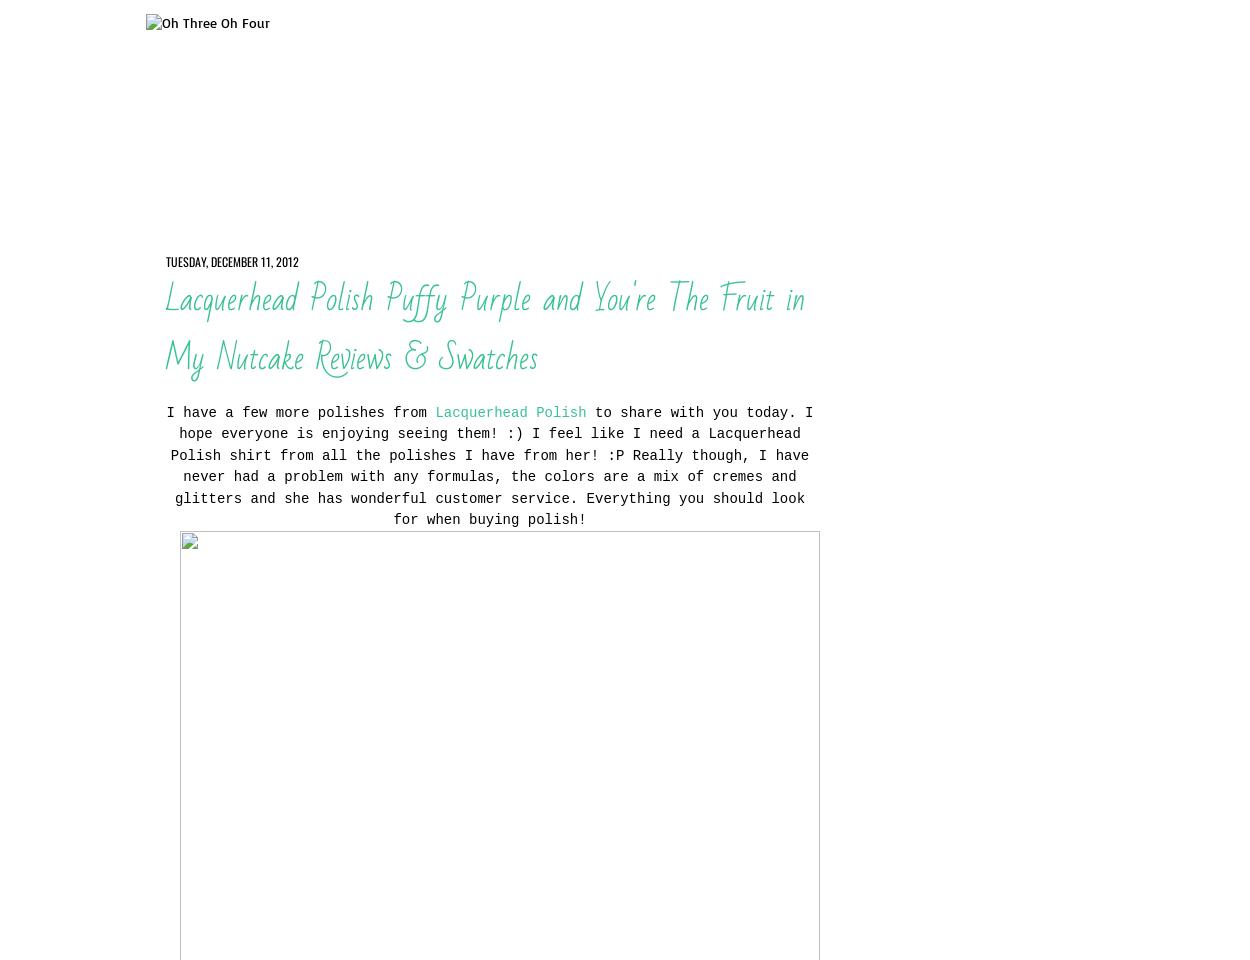 The image size is (1250, 960). What do you see at coordinates (708, 182) in the screenshot?
I see `'Disclosure'` at bounding box center [708, 182].